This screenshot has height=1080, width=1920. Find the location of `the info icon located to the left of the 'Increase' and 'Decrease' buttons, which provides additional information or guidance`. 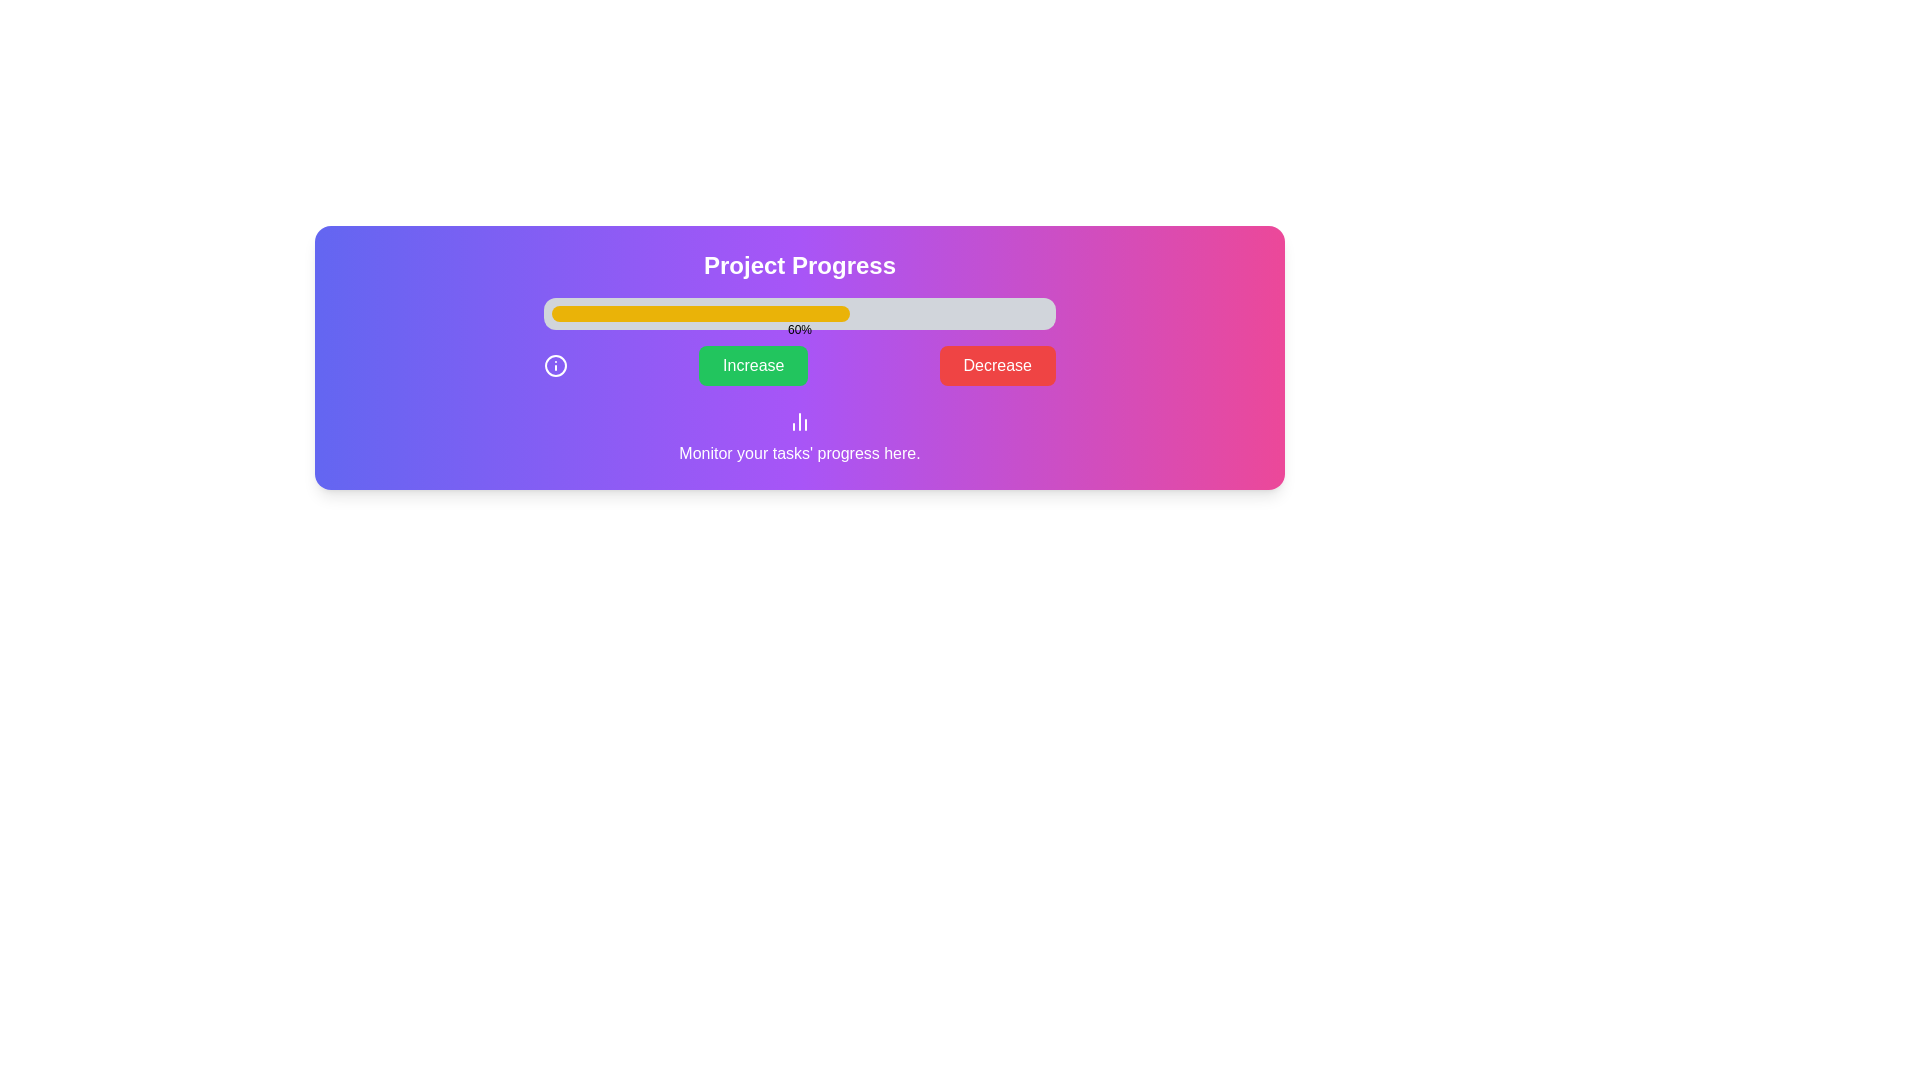

the info icon located to the left of the 'Increase' and 'Decrease' buttons, which provides additional information or guidance is located at coordinates (556, 366).